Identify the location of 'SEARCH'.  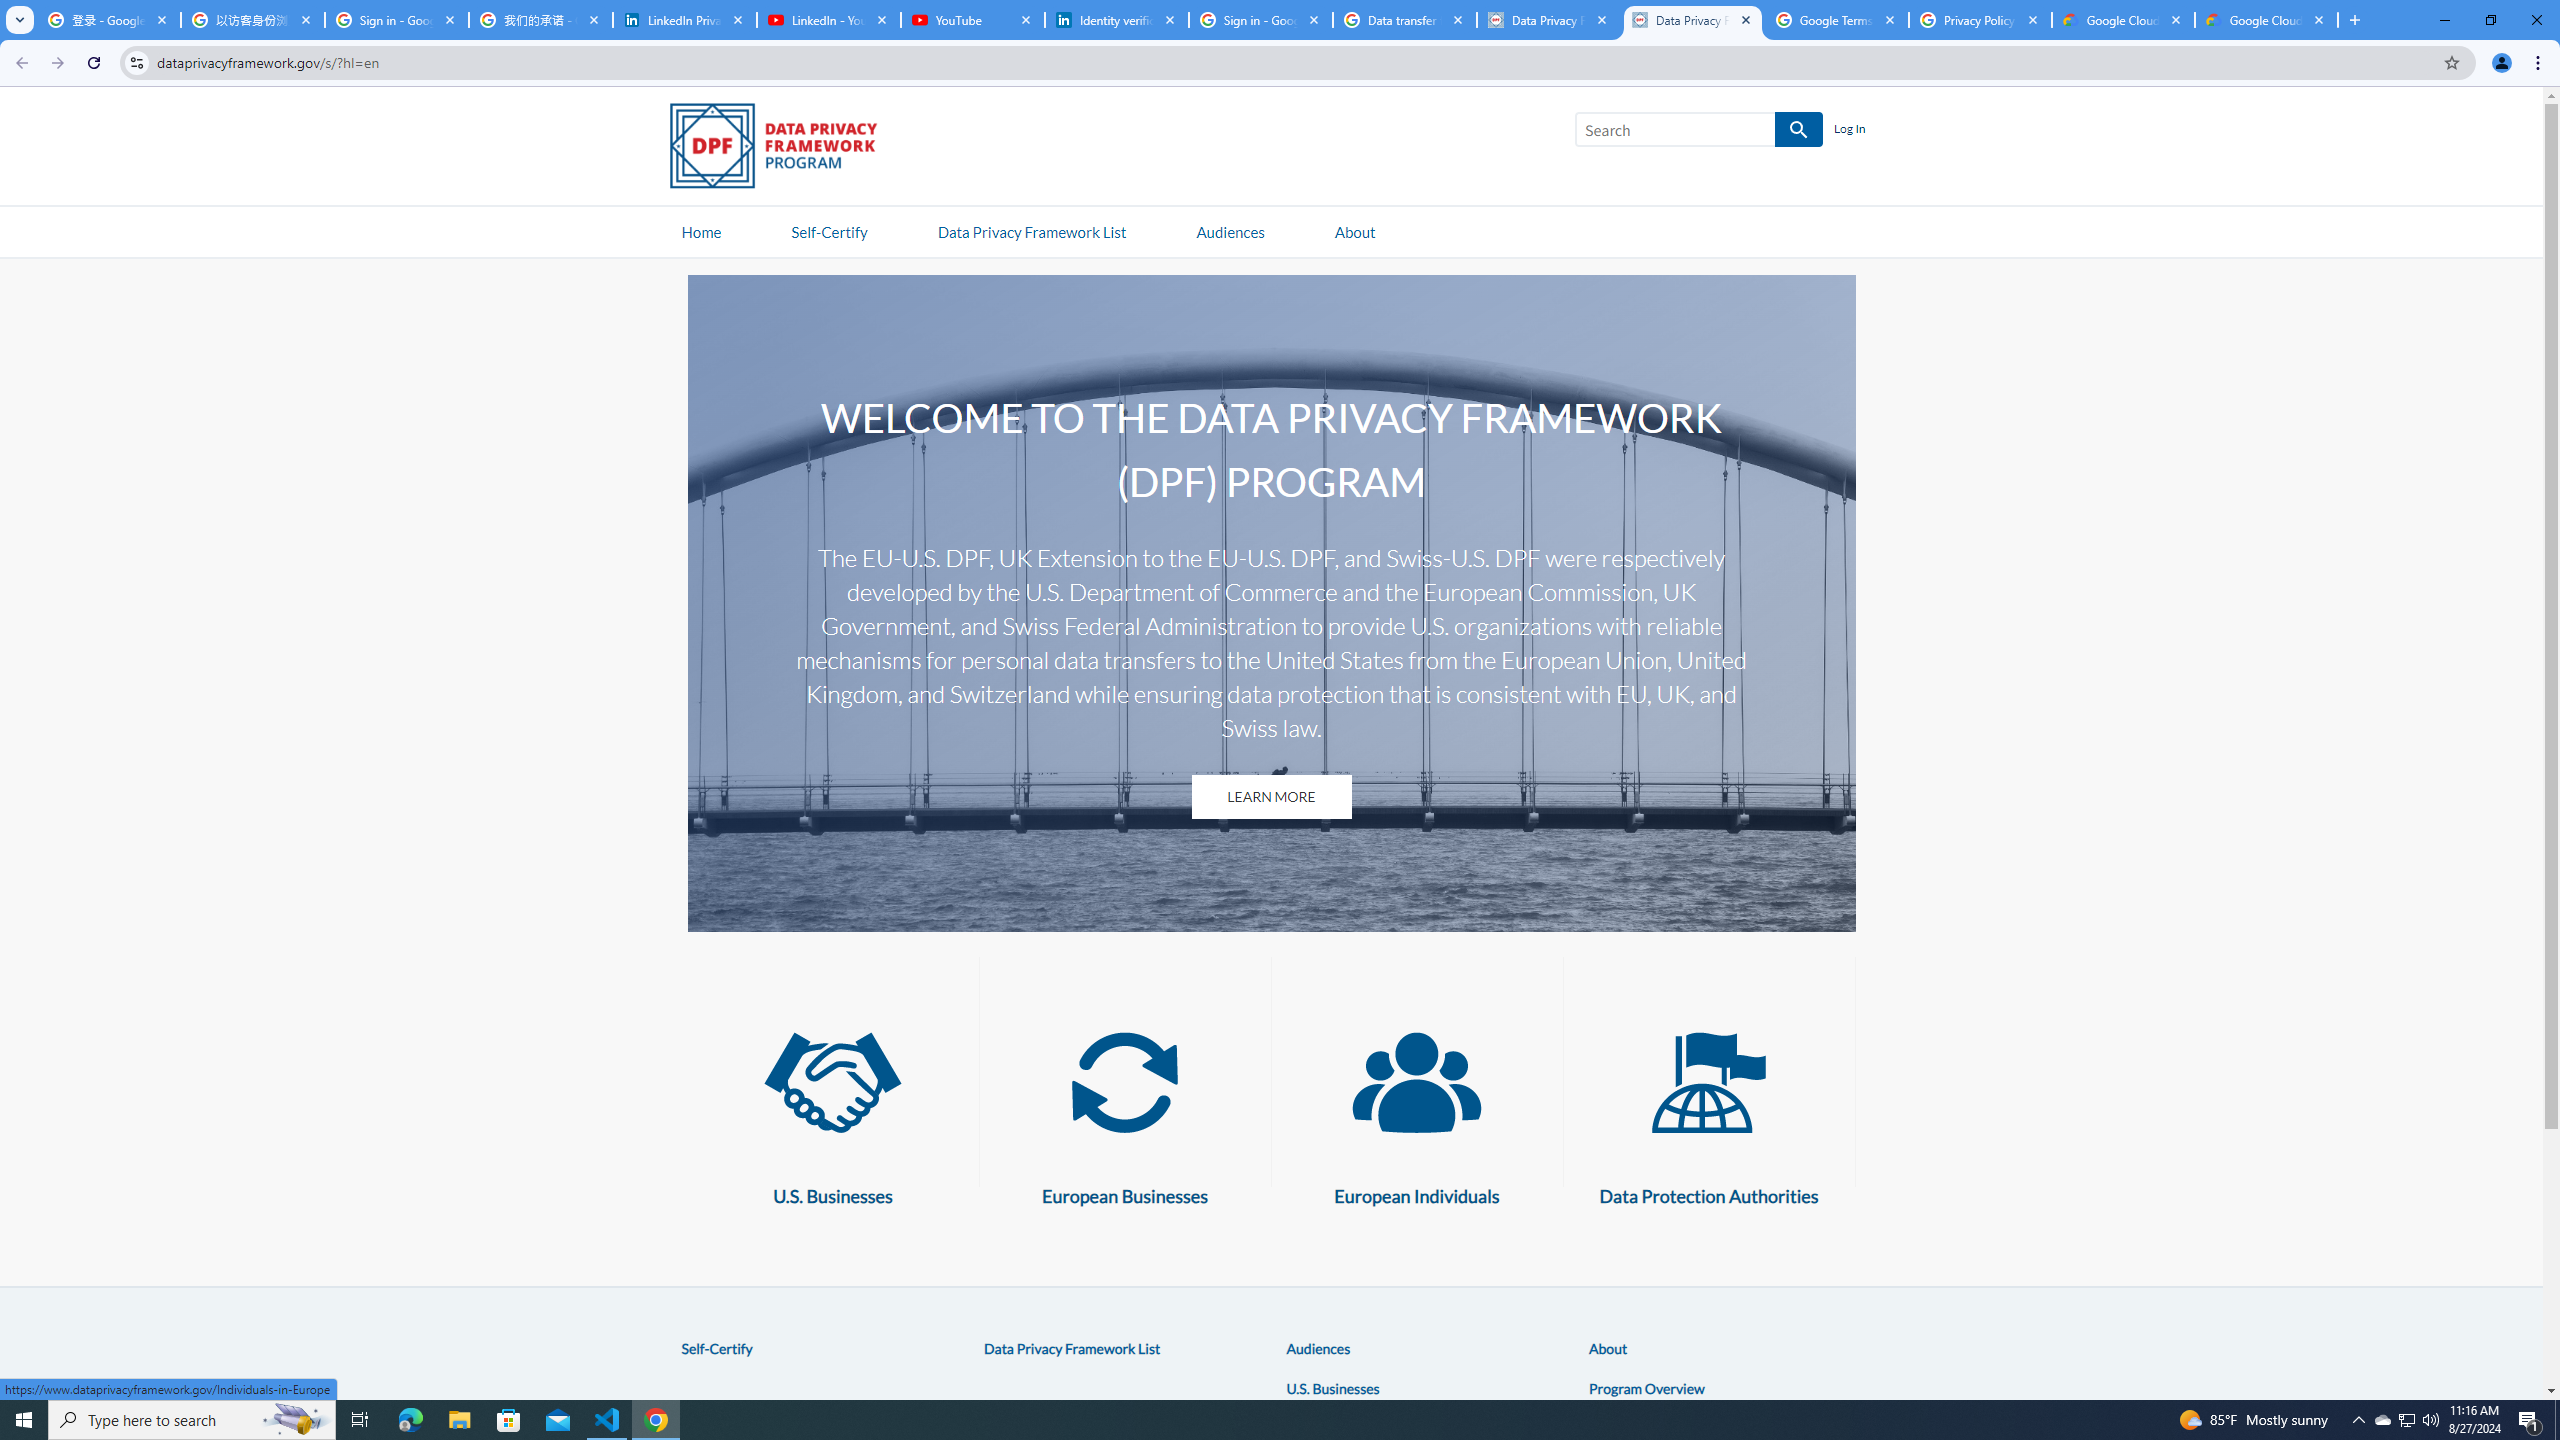
(1797, 130).